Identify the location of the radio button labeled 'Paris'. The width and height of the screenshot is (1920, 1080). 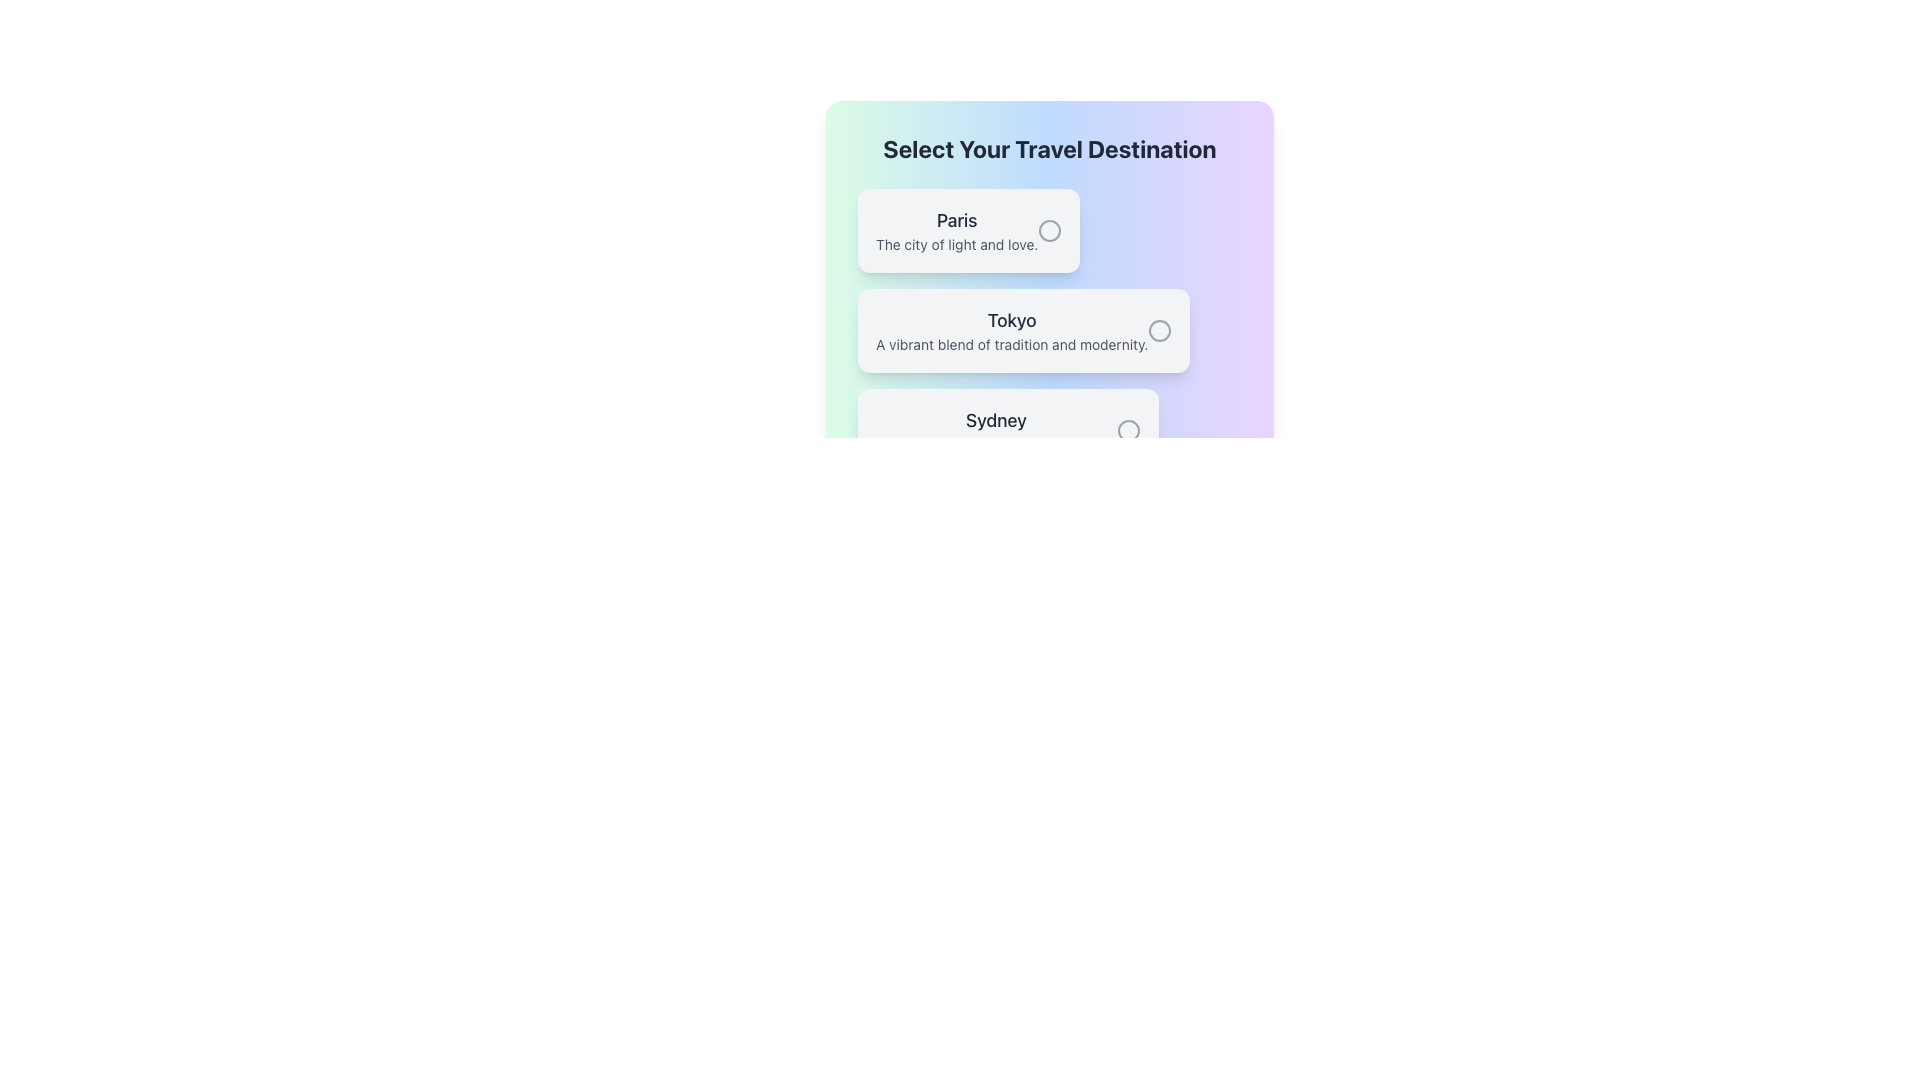
(1049, 230).